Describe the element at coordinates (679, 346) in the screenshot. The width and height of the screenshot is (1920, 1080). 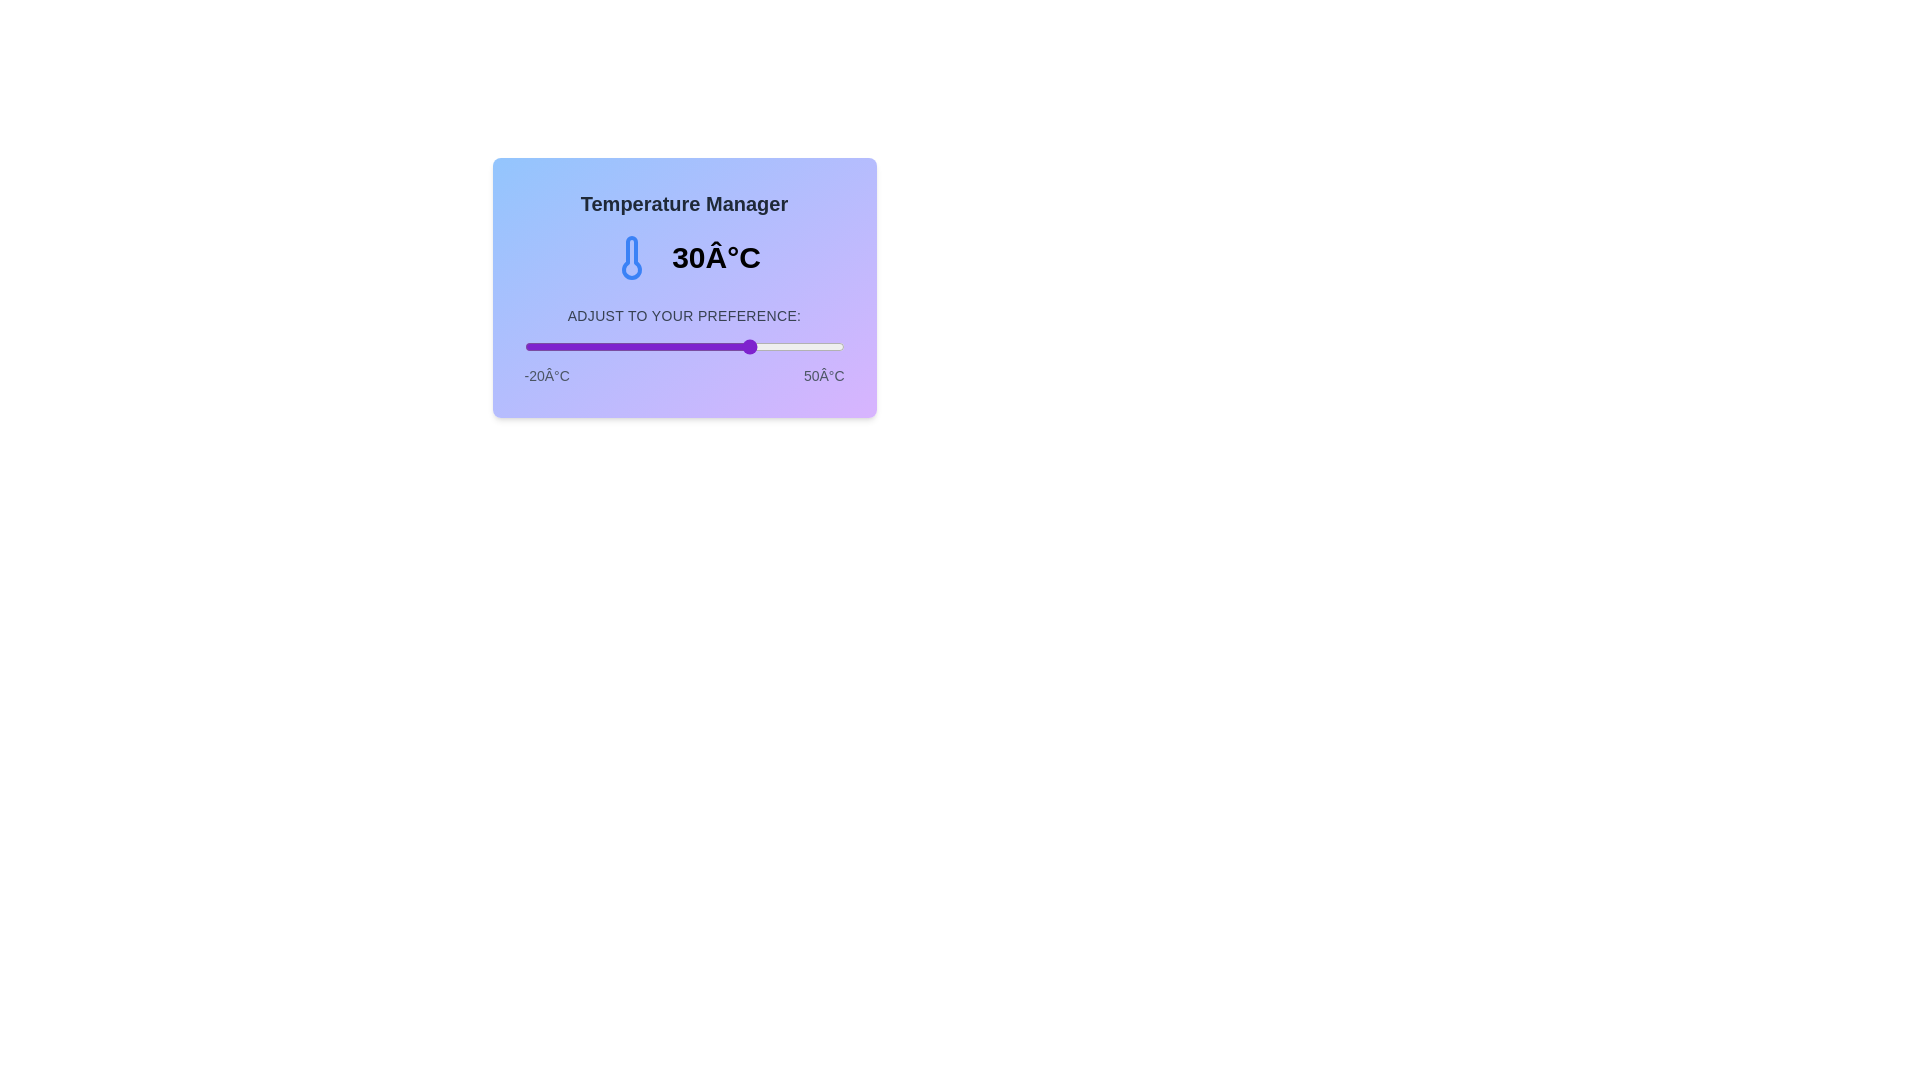
I see `the temperature to 14 degrees Celsius by dragging the slider` at that location.